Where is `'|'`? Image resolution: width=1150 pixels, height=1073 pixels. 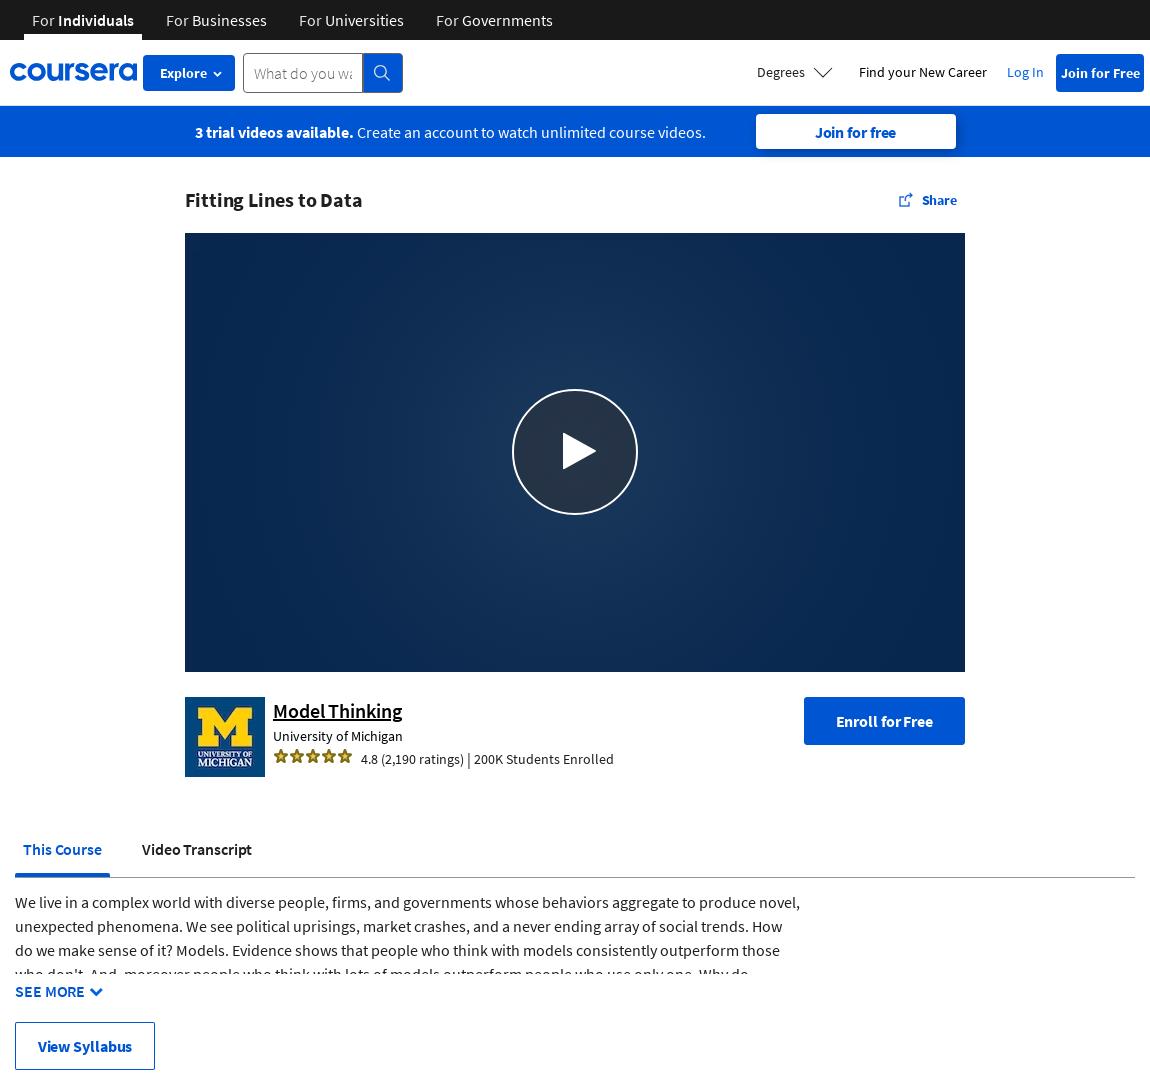
'|' is located at coordinates (468, 756).